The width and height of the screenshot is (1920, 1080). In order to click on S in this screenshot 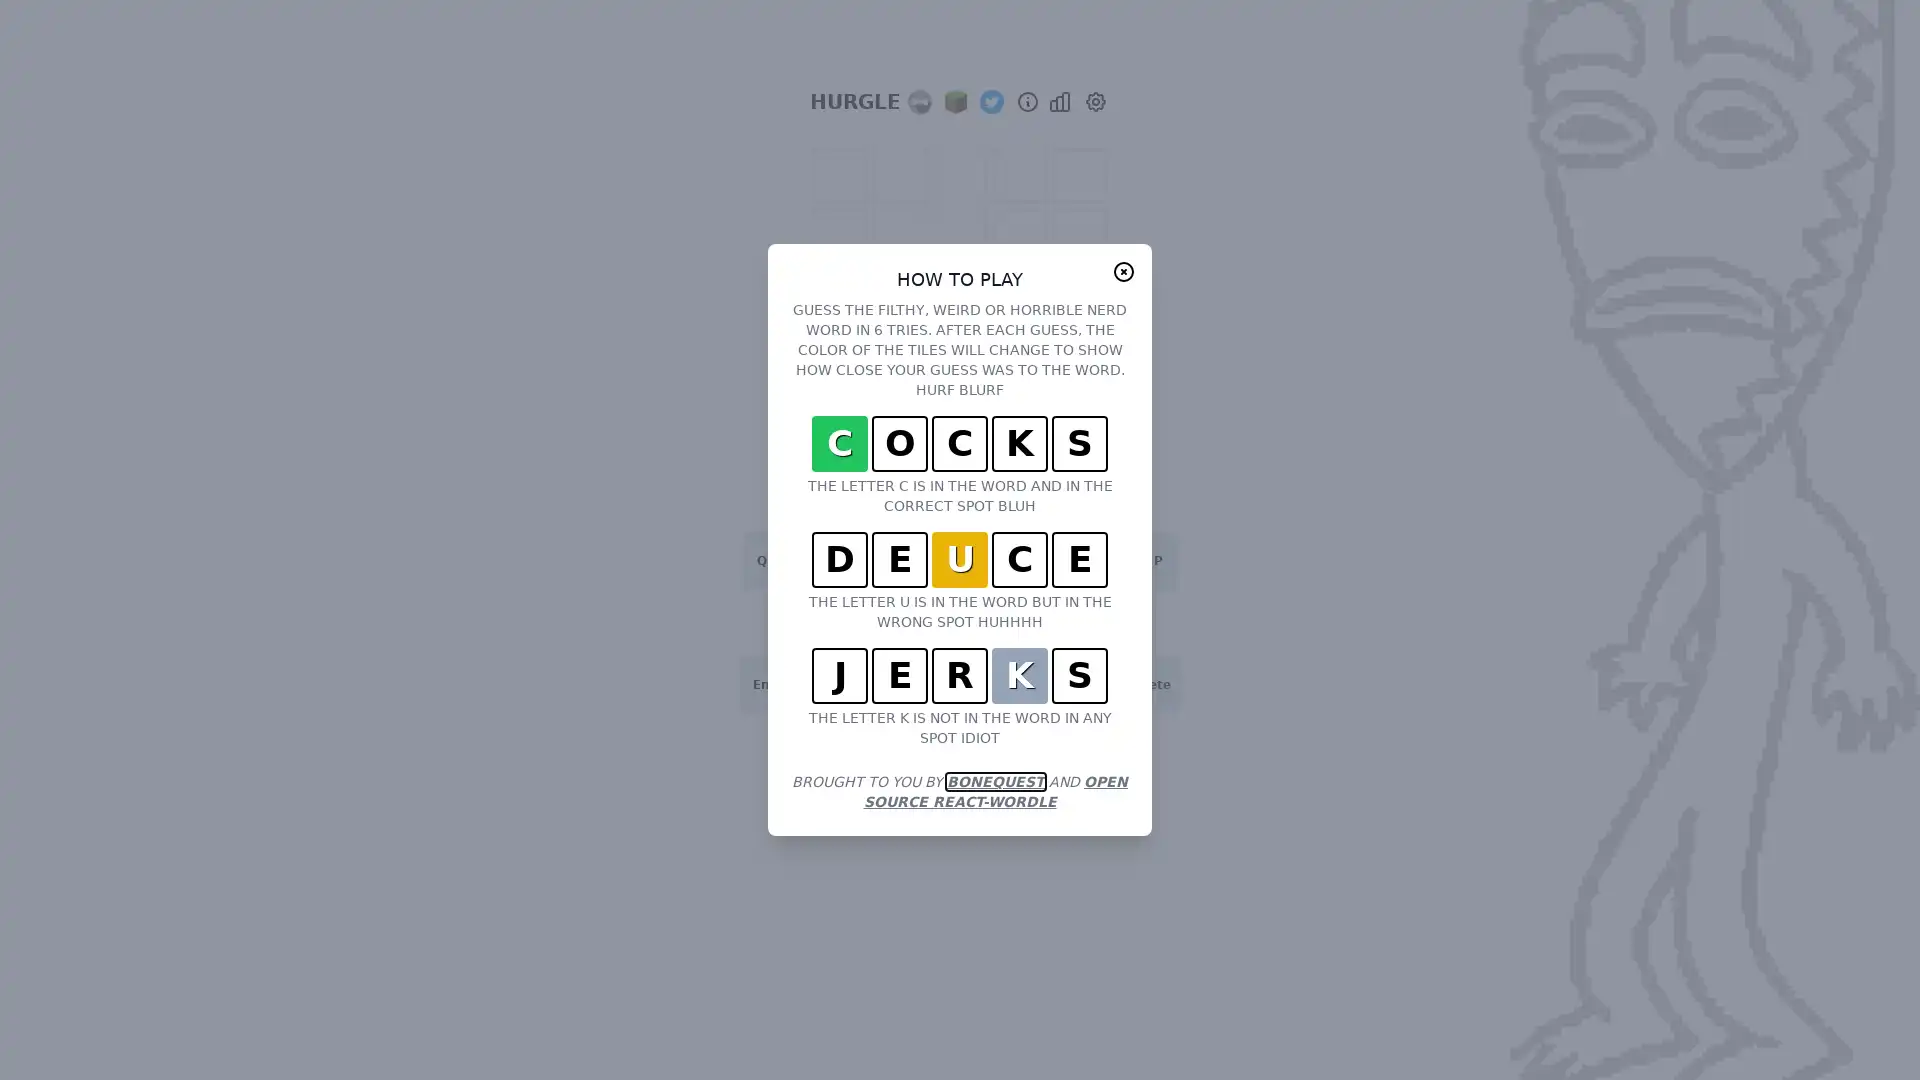, I will do `click(828, 622)`.